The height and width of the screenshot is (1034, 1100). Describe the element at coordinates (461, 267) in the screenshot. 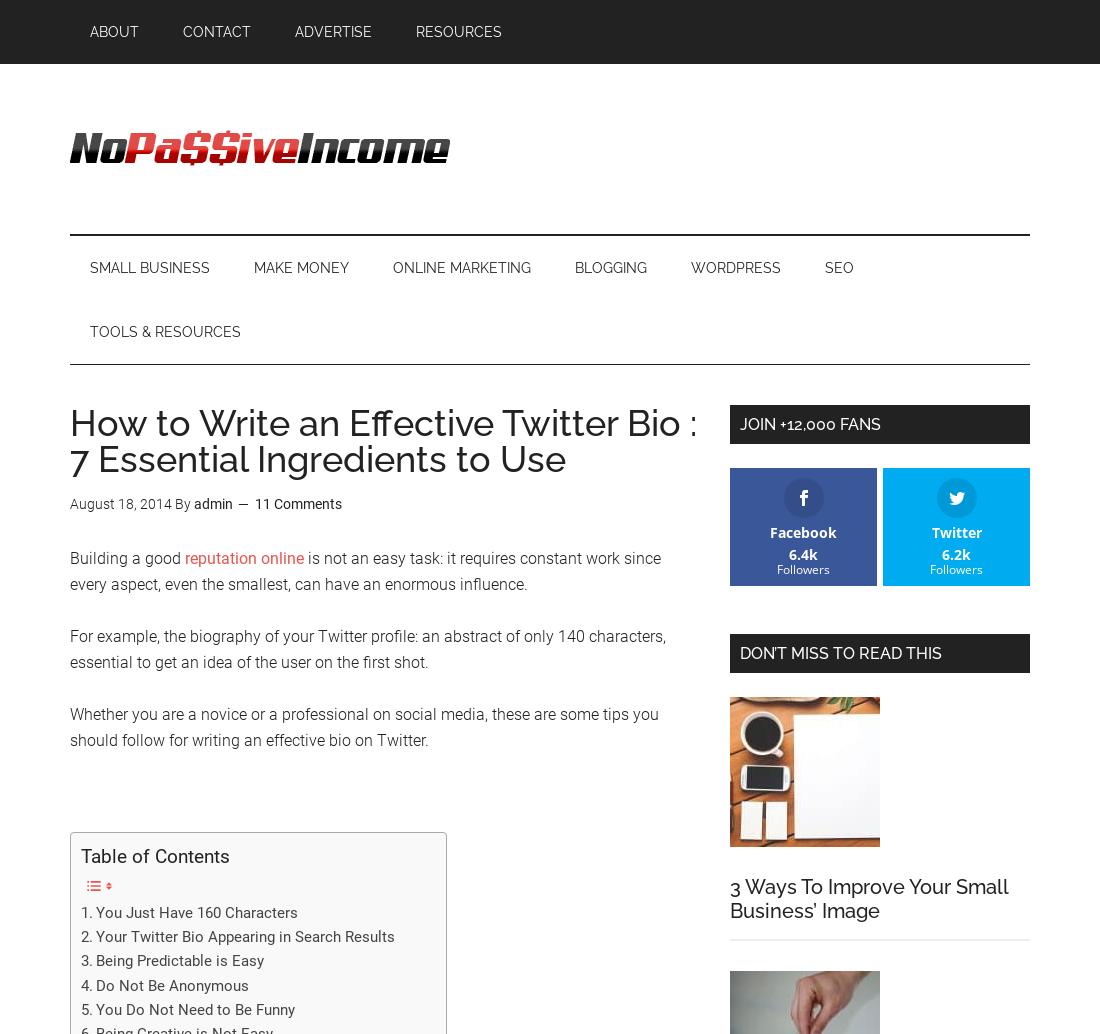

I see `'Online Marketing'` at that location.